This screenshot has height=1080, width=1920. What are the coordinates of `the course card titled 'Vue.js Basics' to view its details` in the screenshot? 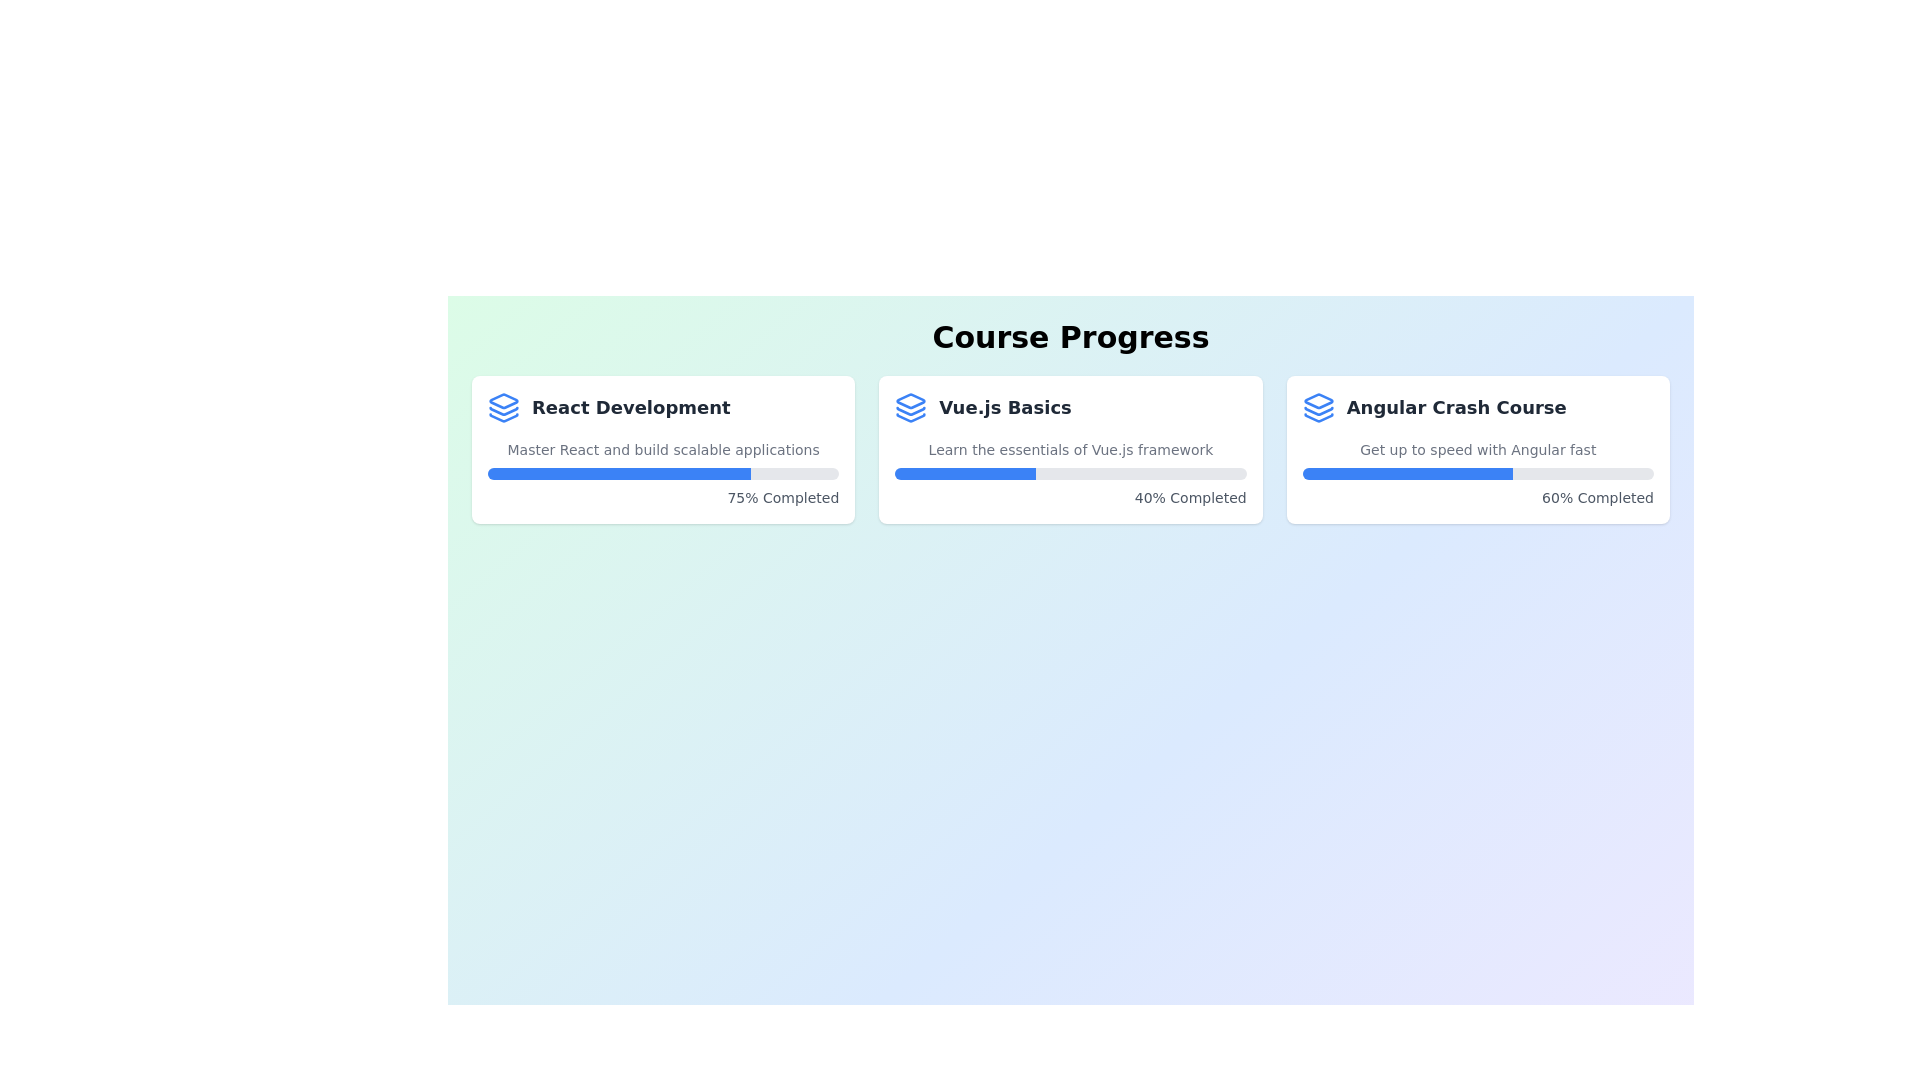 It's located at (1069, 450).